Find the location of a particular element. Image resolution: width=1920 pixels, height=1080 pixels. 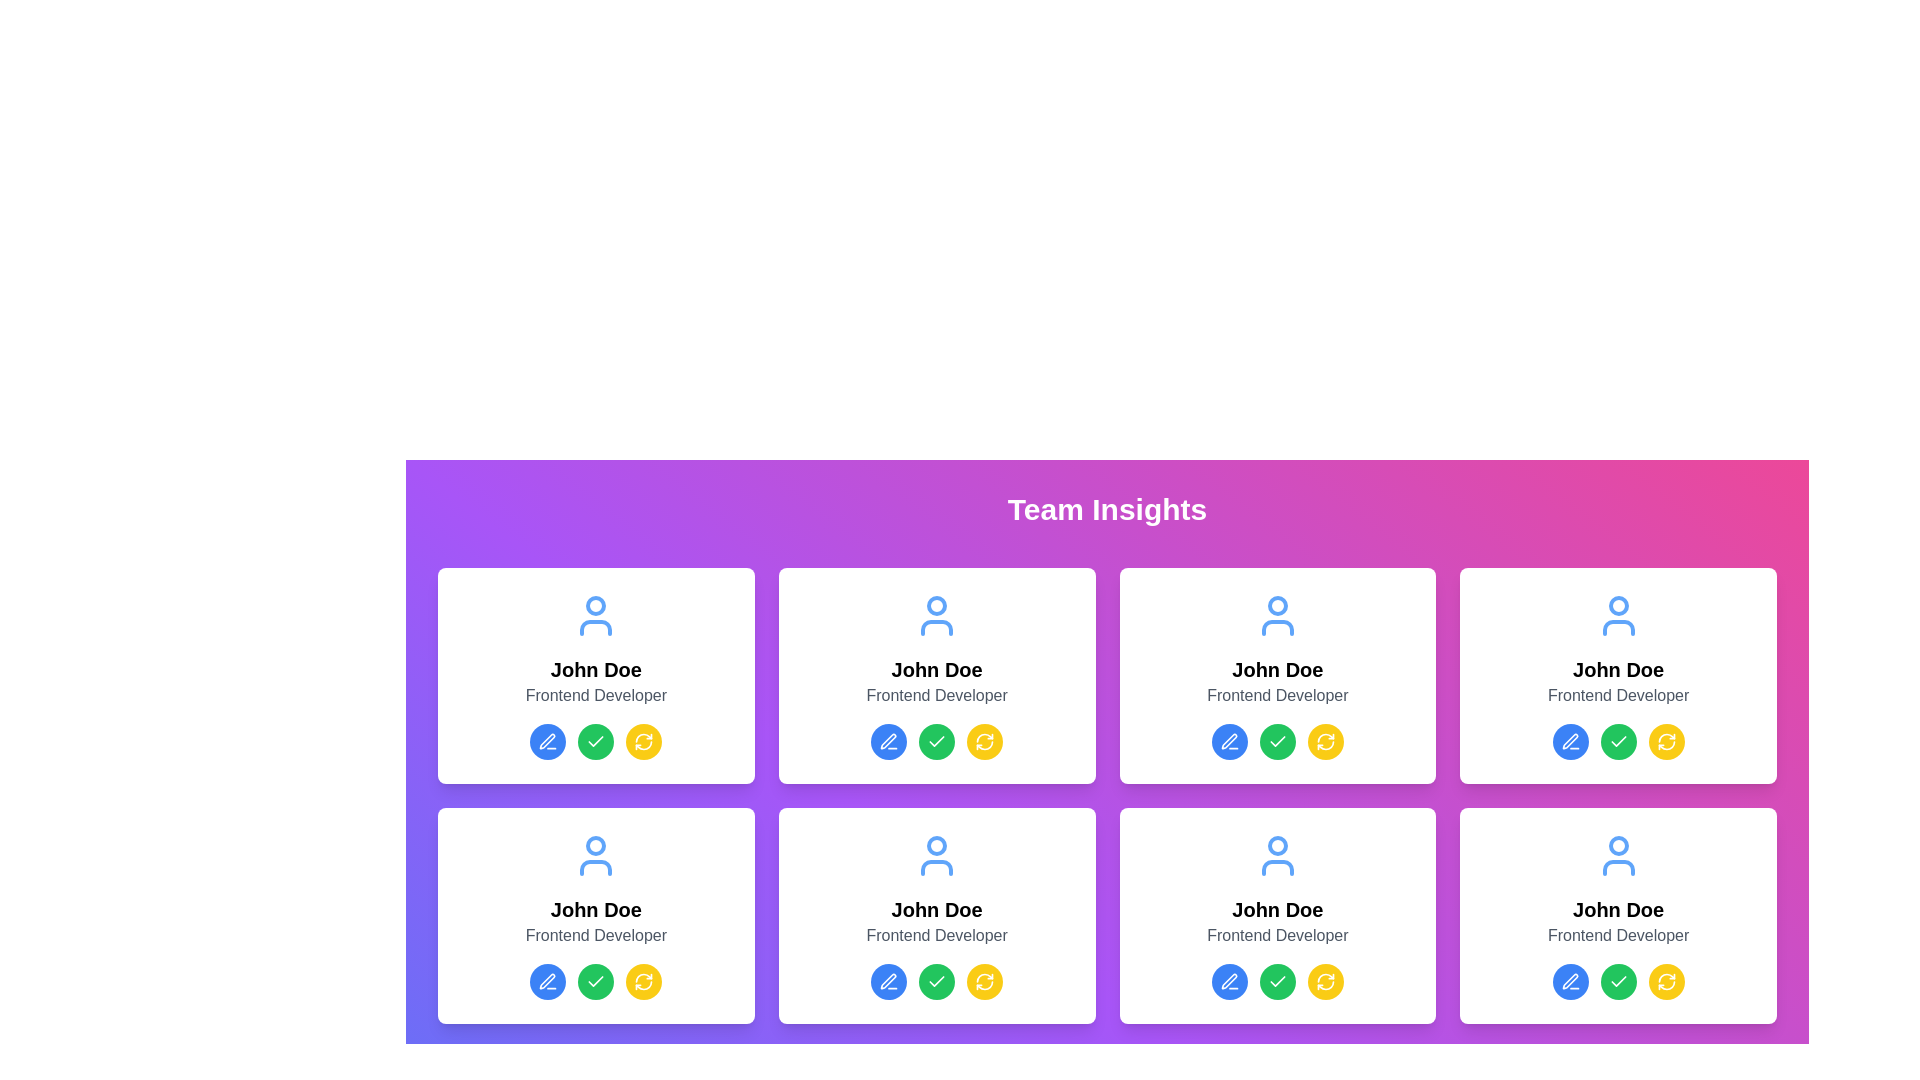

the circular green button with a white checkmark icon located in the rightmost card of the top row, which is the second button among three circular buttons is located at coordinates (1618, 741).